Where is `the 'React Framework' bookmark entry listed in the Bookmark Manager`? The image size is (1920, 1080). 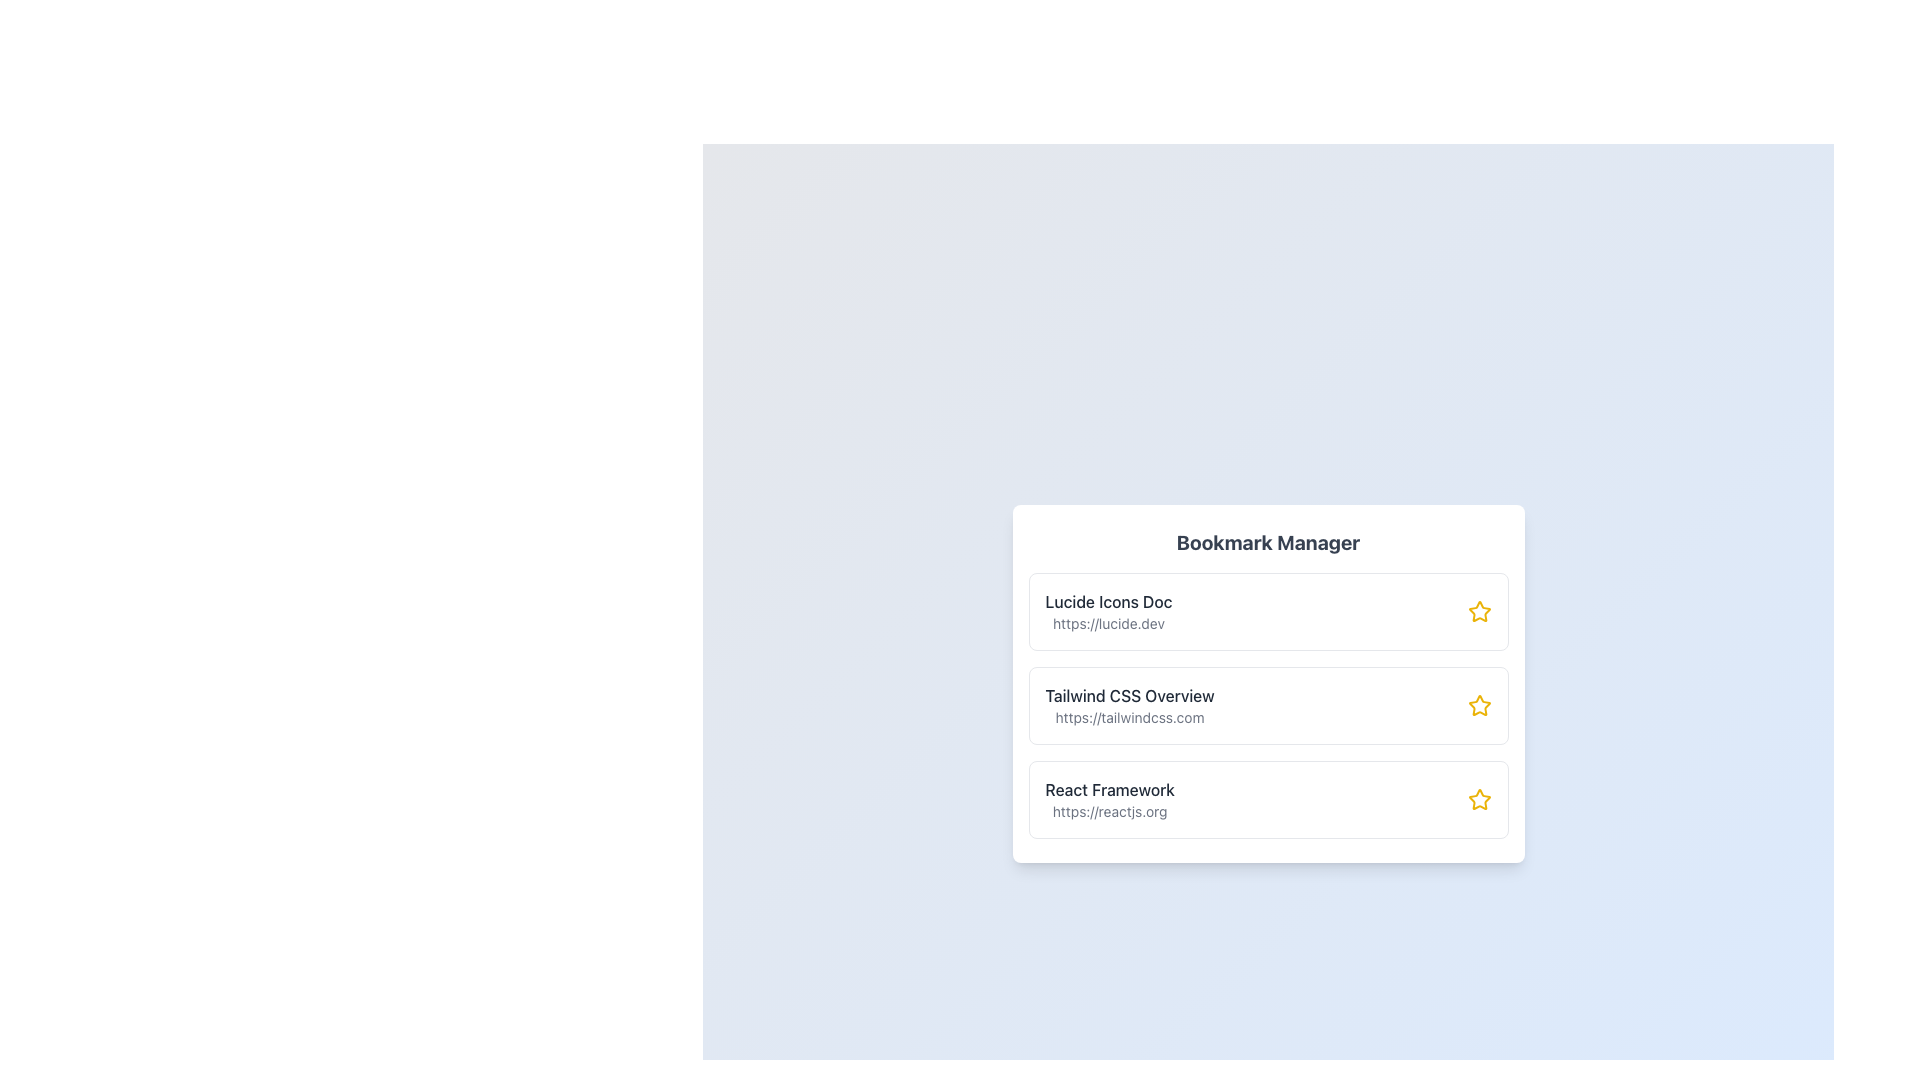
the 'React Framework' bookmark entry listed in the Bookmark Manager is located at coordinates (1109, 798).